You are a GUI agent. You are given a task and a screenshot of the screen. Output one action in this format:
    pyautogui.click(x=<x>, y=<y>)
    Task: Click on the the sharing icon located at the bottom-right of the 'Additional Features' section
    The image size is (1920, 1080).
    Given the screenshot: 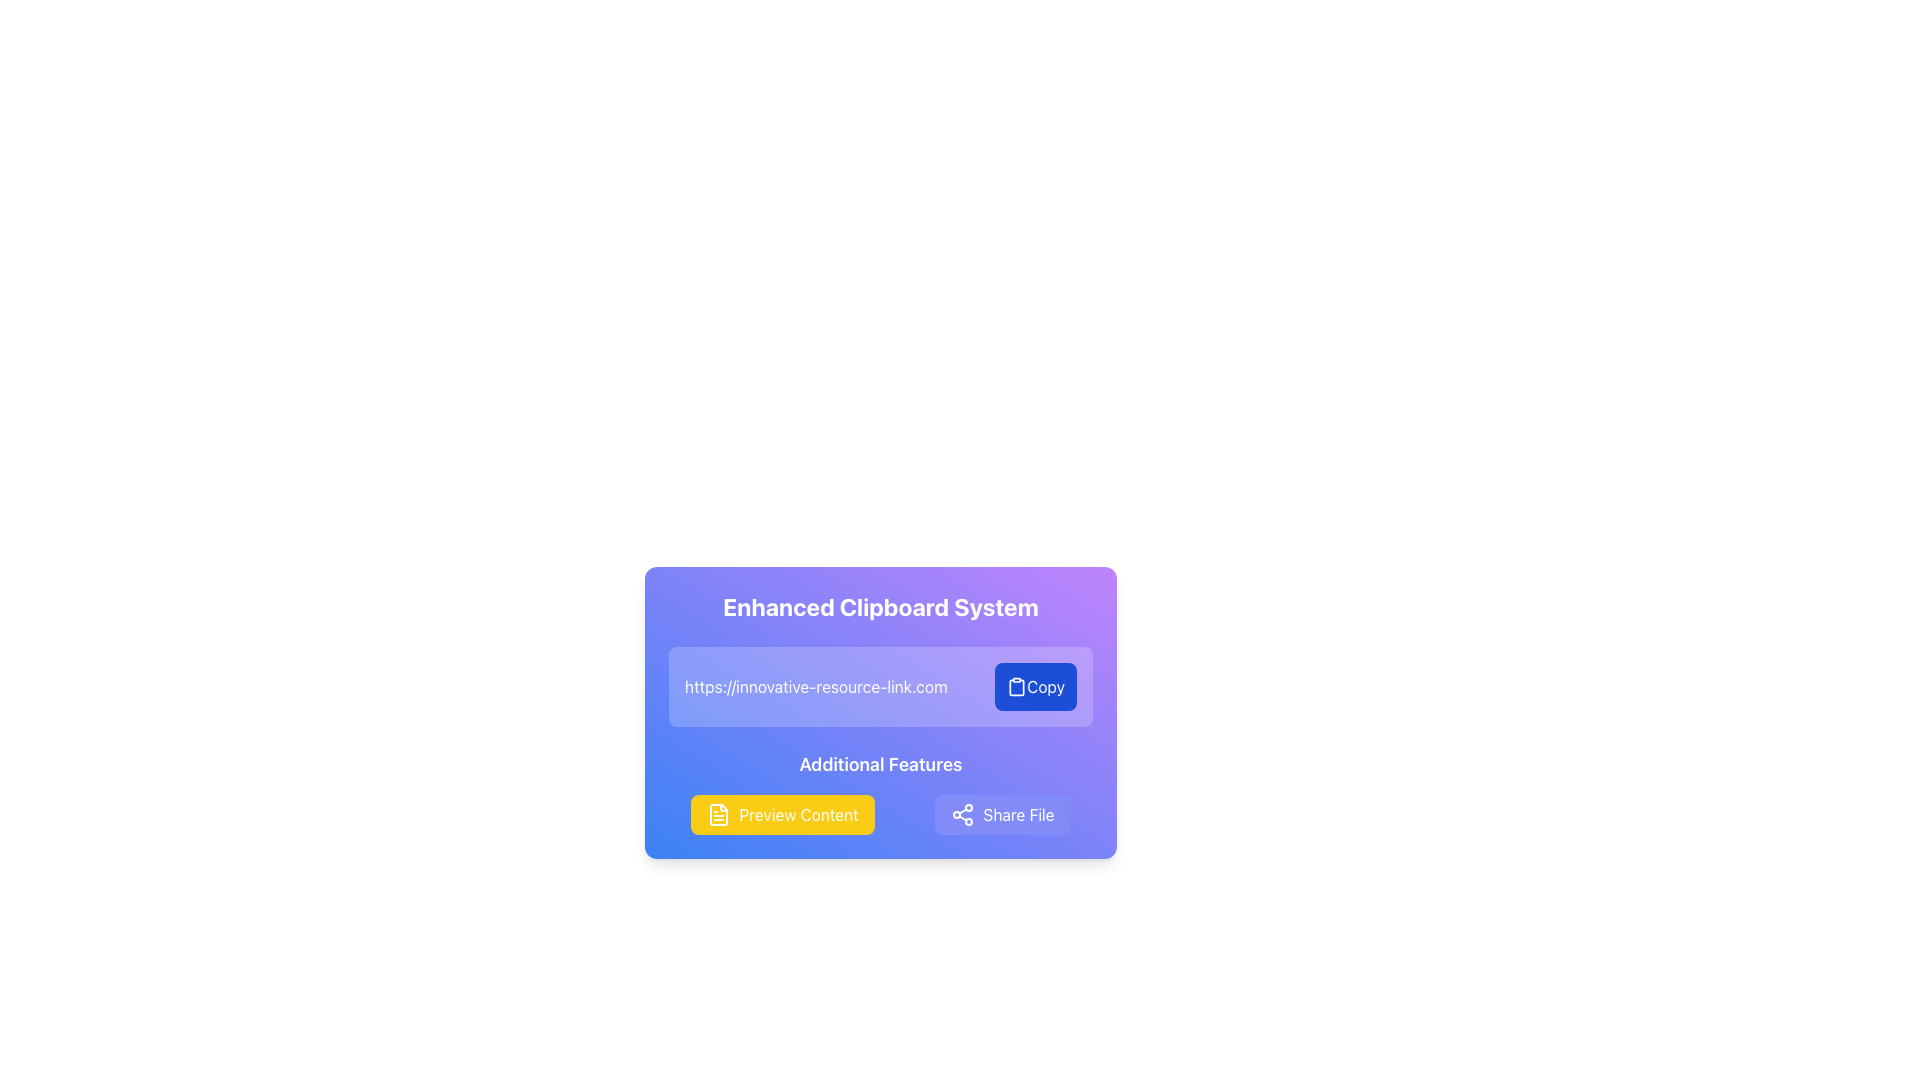 What is the action you would take?
    pyautogui.click(x=963, y=814)
    